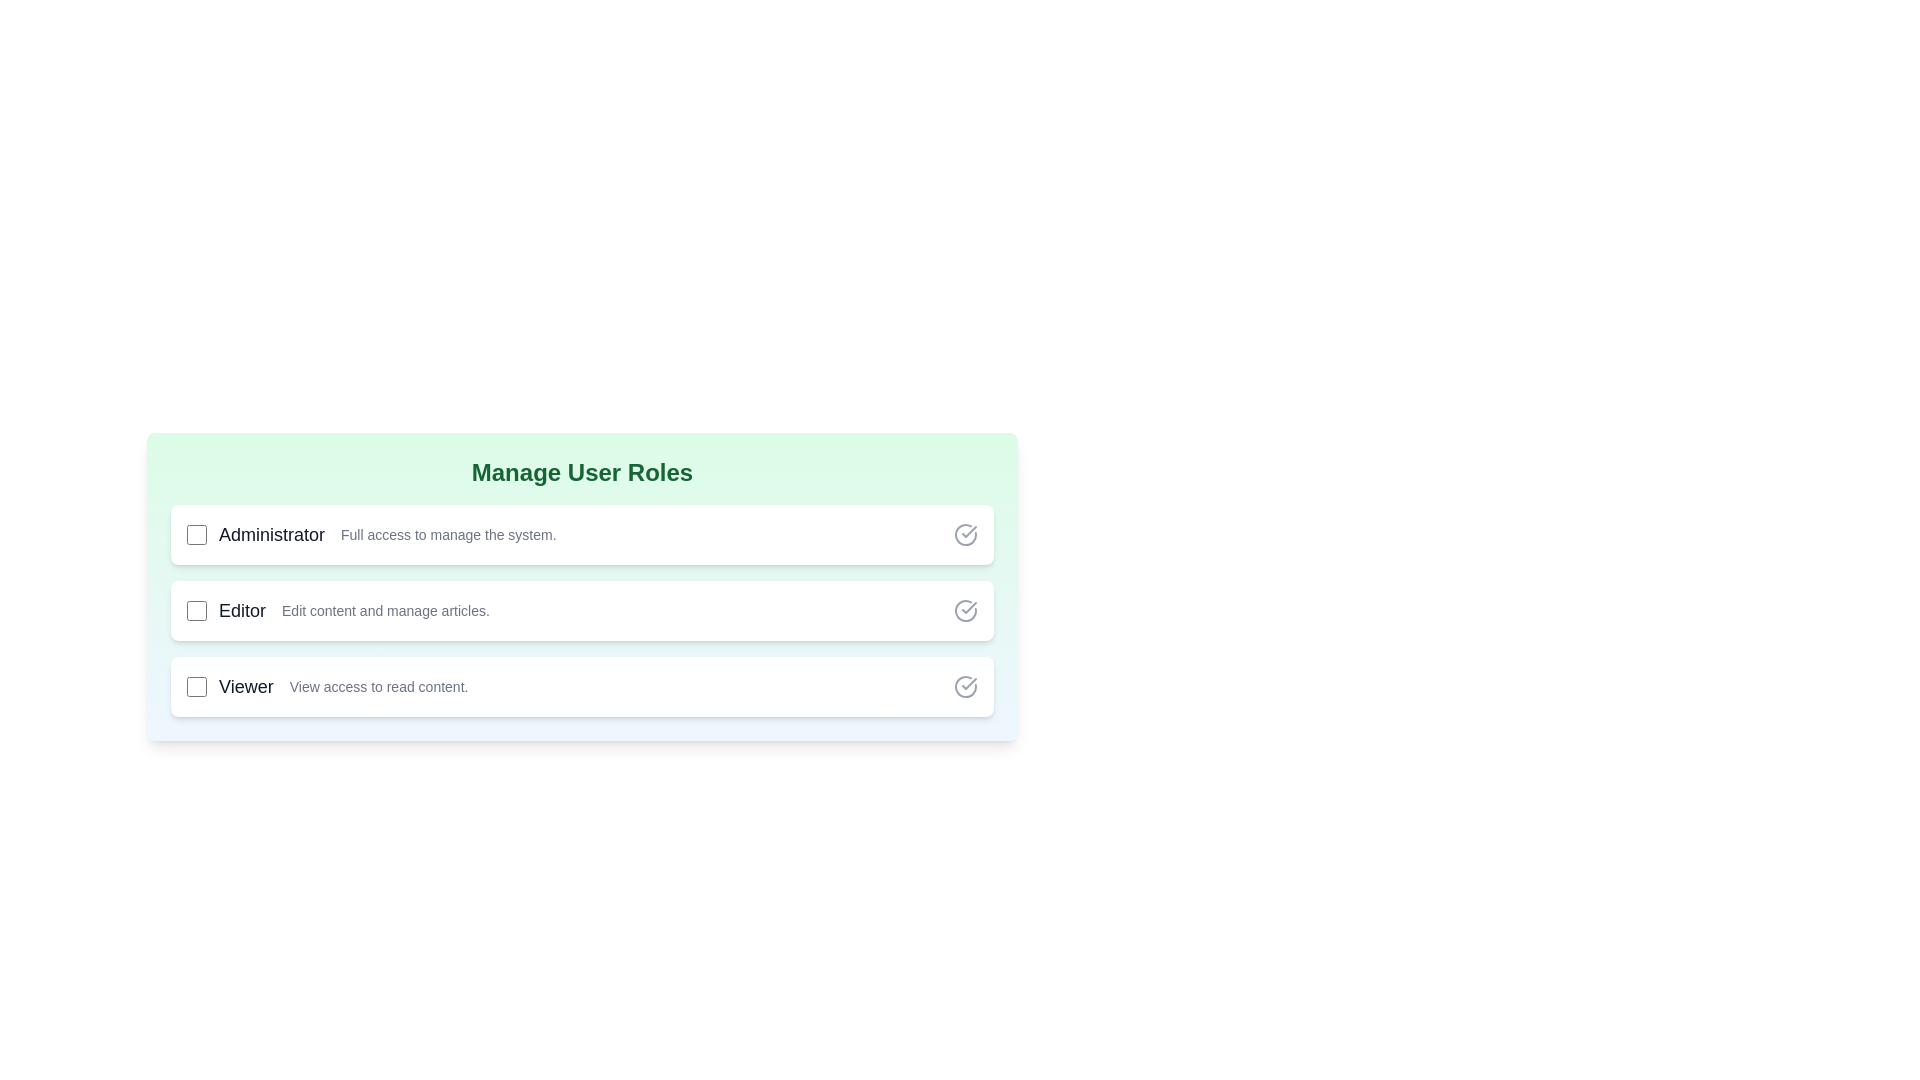  I want to click on the text of the role Editor to highlight it, so click(240, 609).